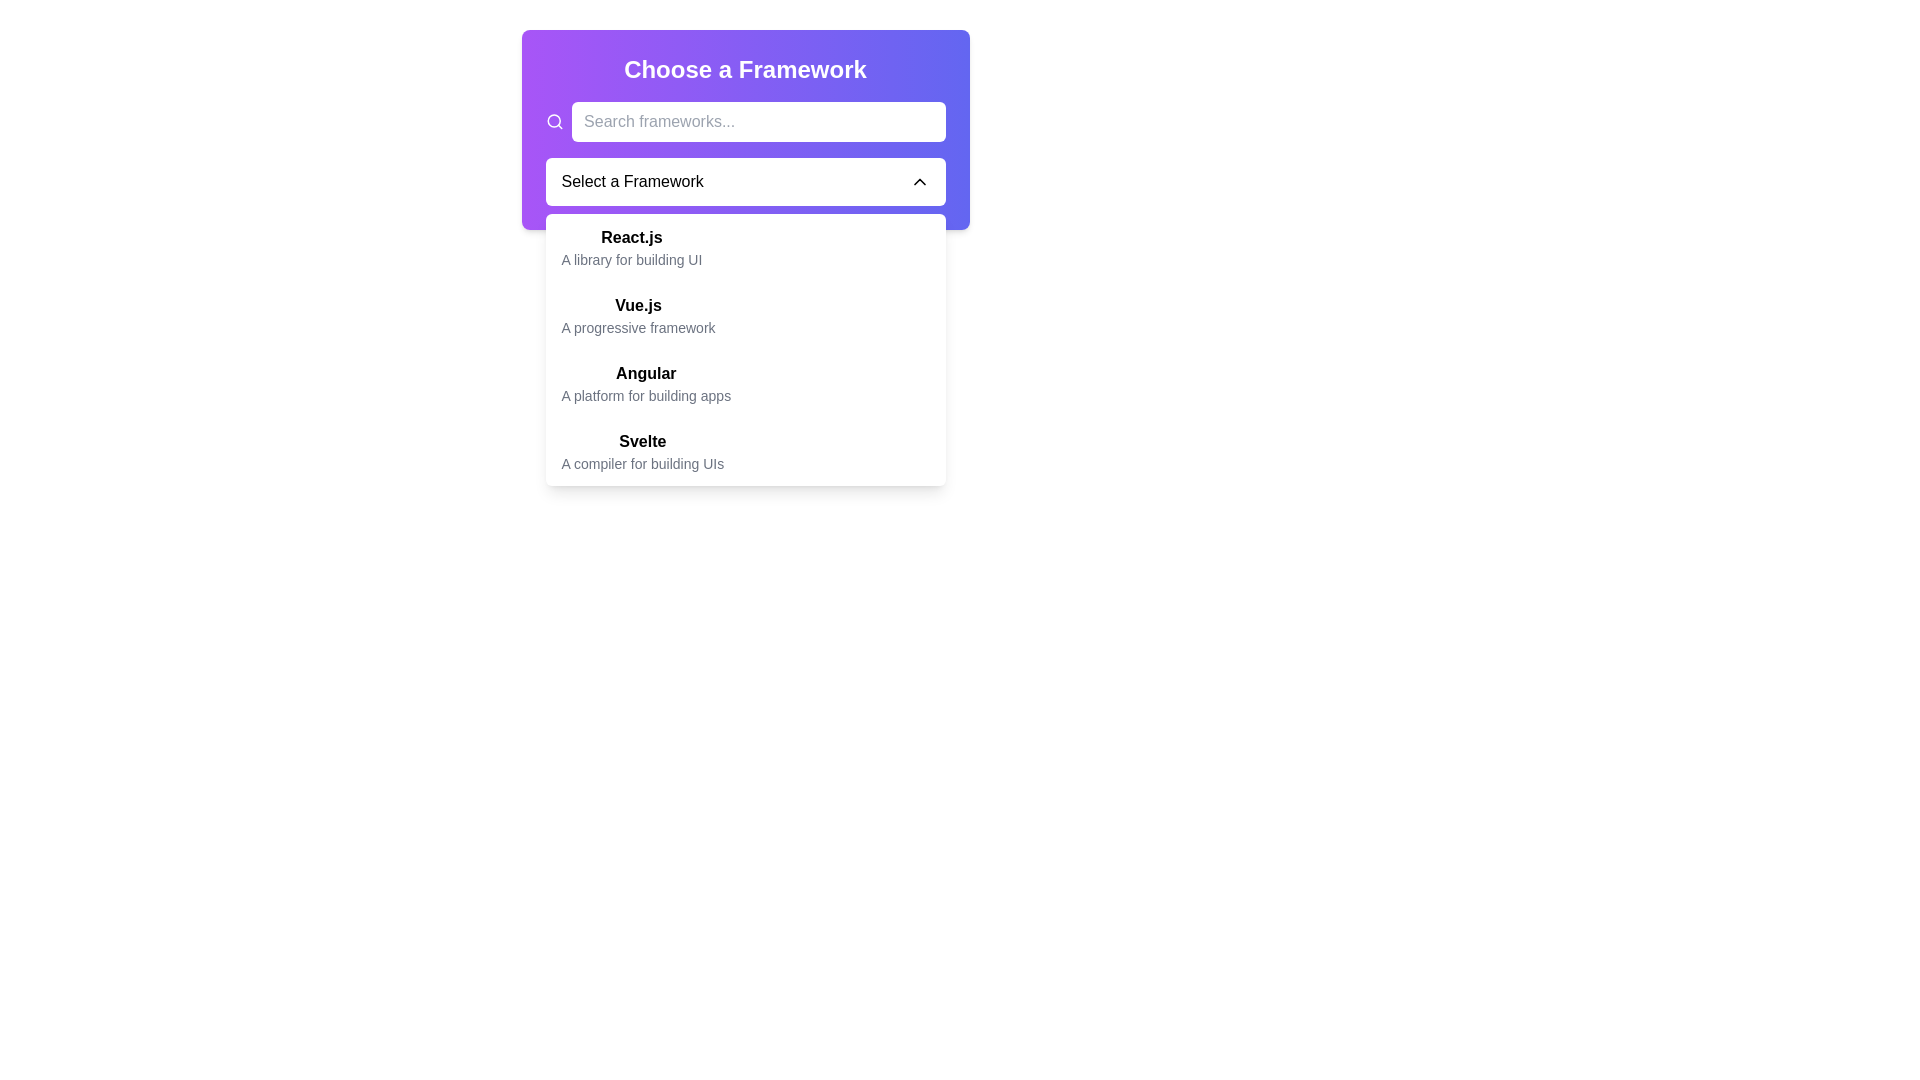  I want to click on the upward-pointing chevron icon at the rightmost end of the 'Select a Framework' dropdown menu, so click(918, 181).